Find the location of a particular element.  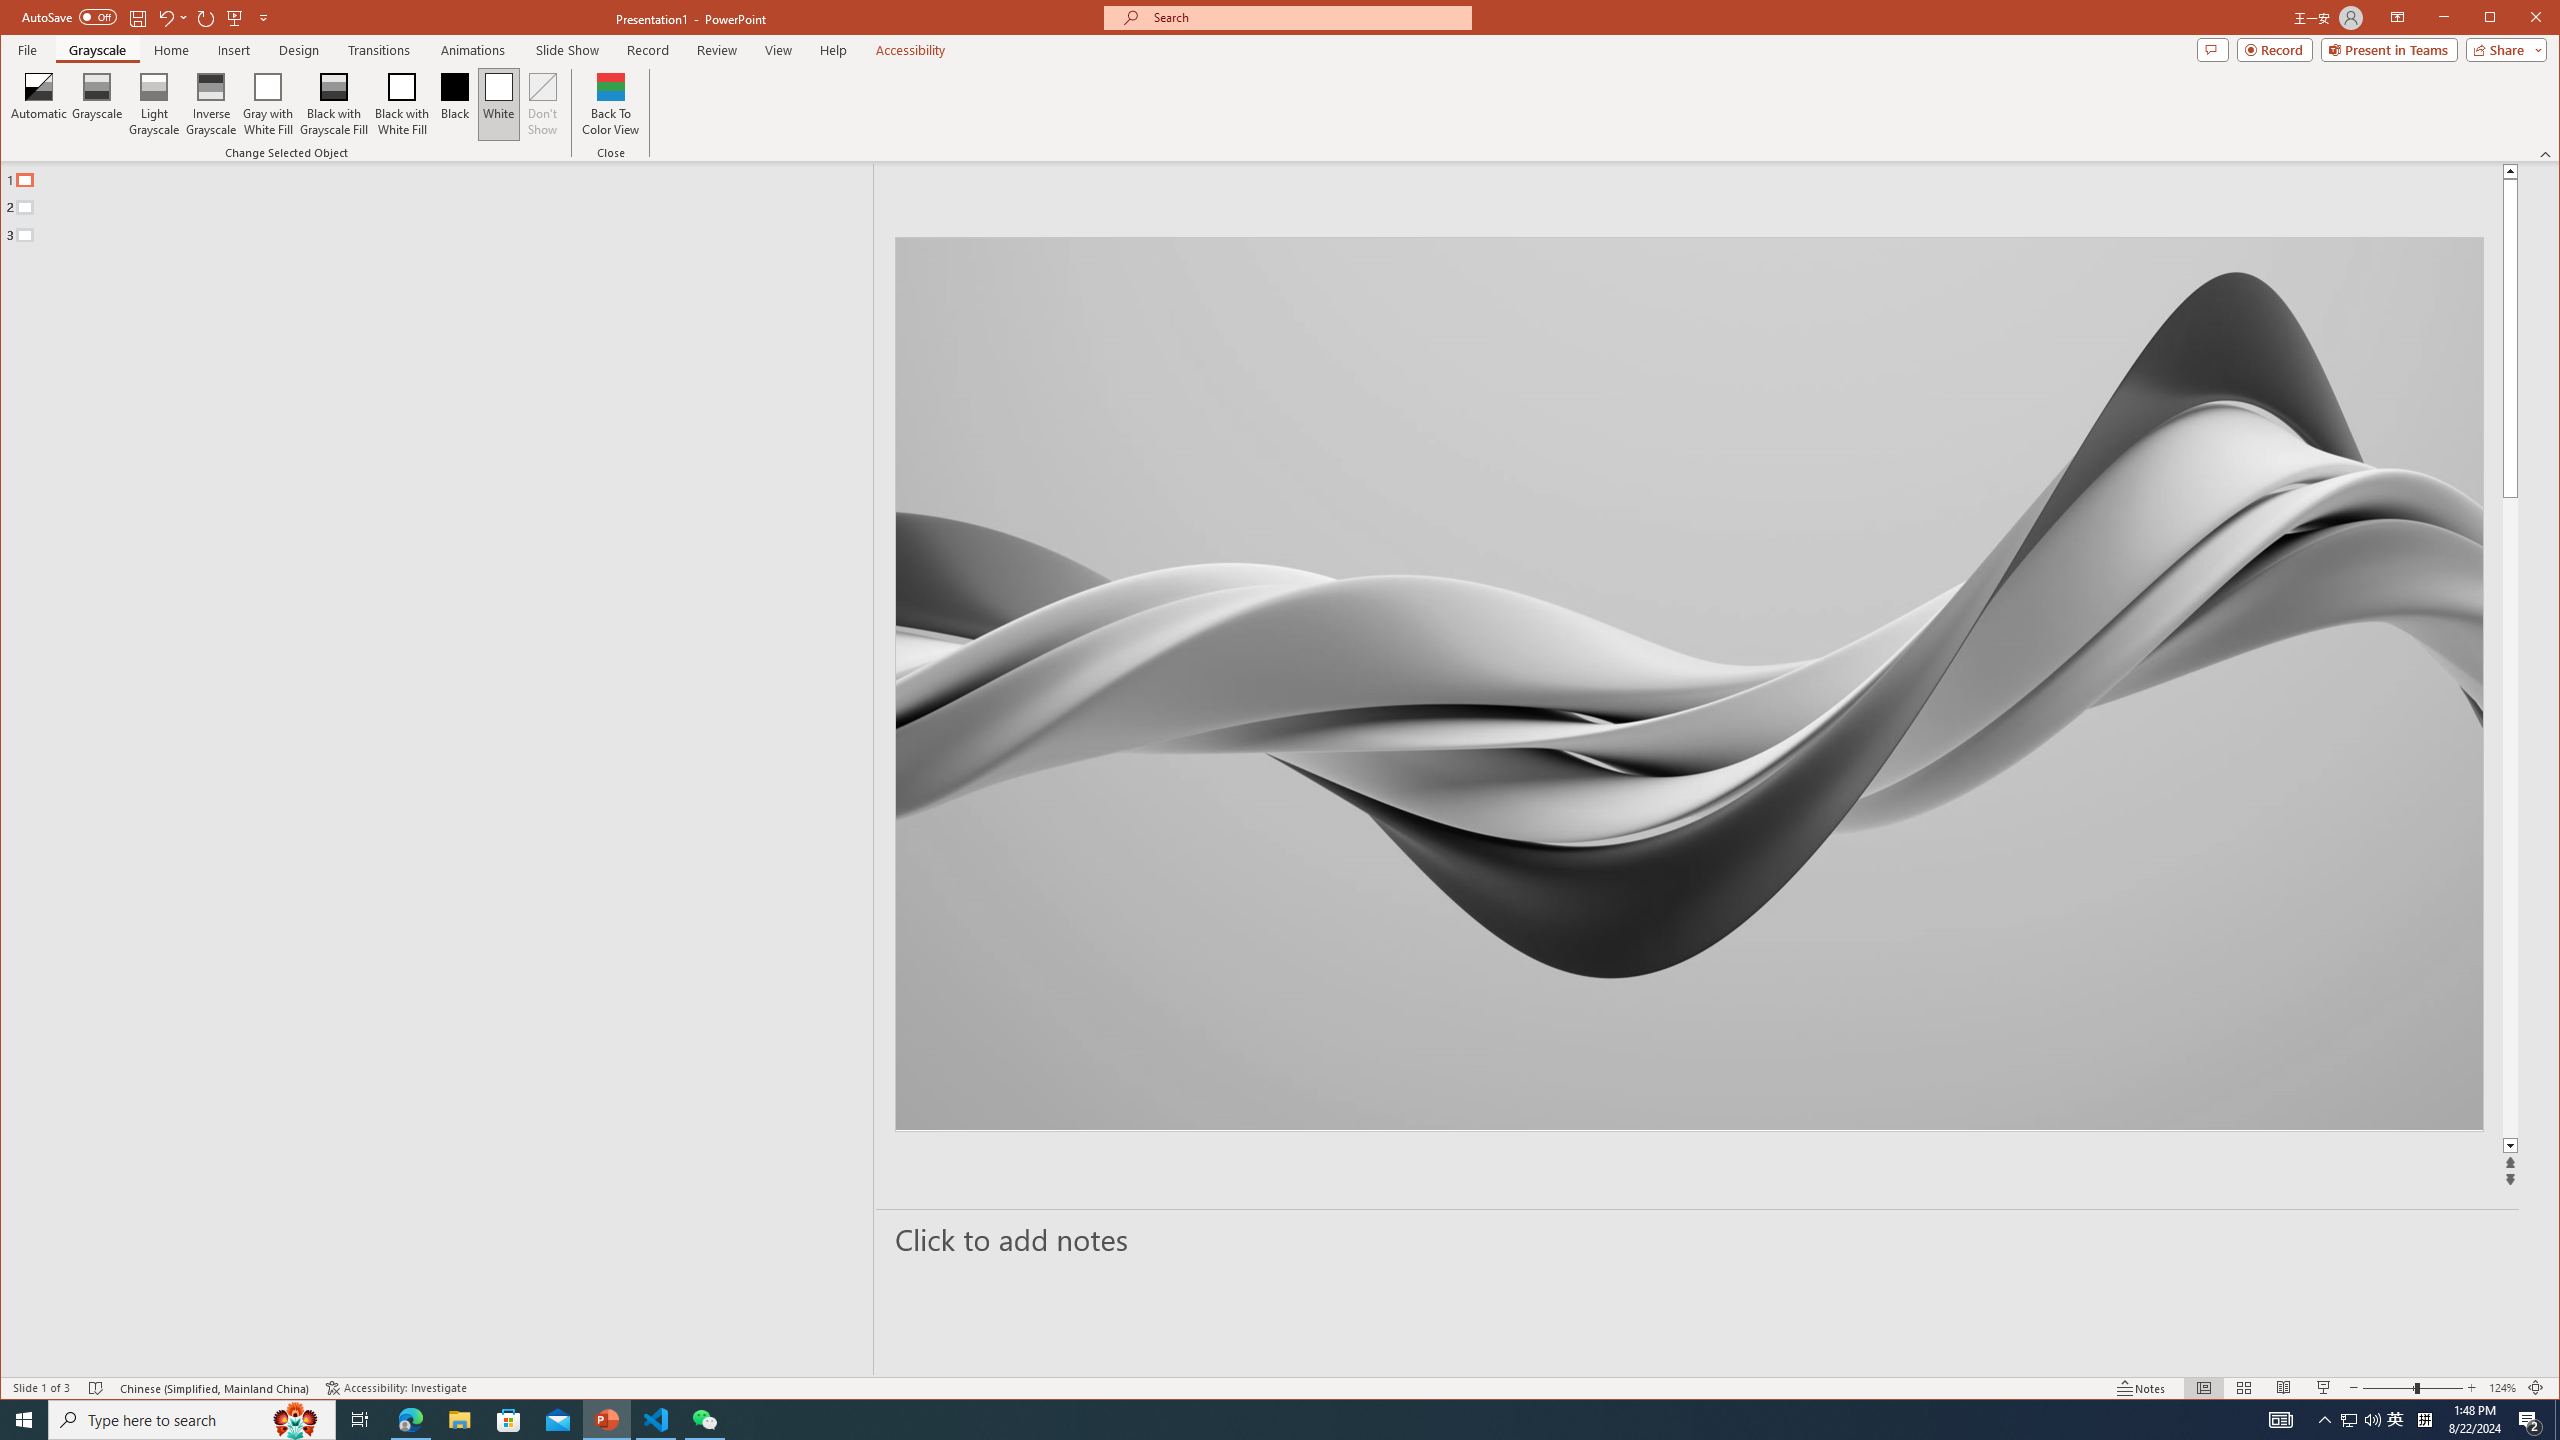

'Back To Color View' is located at coordinates (611, 103).